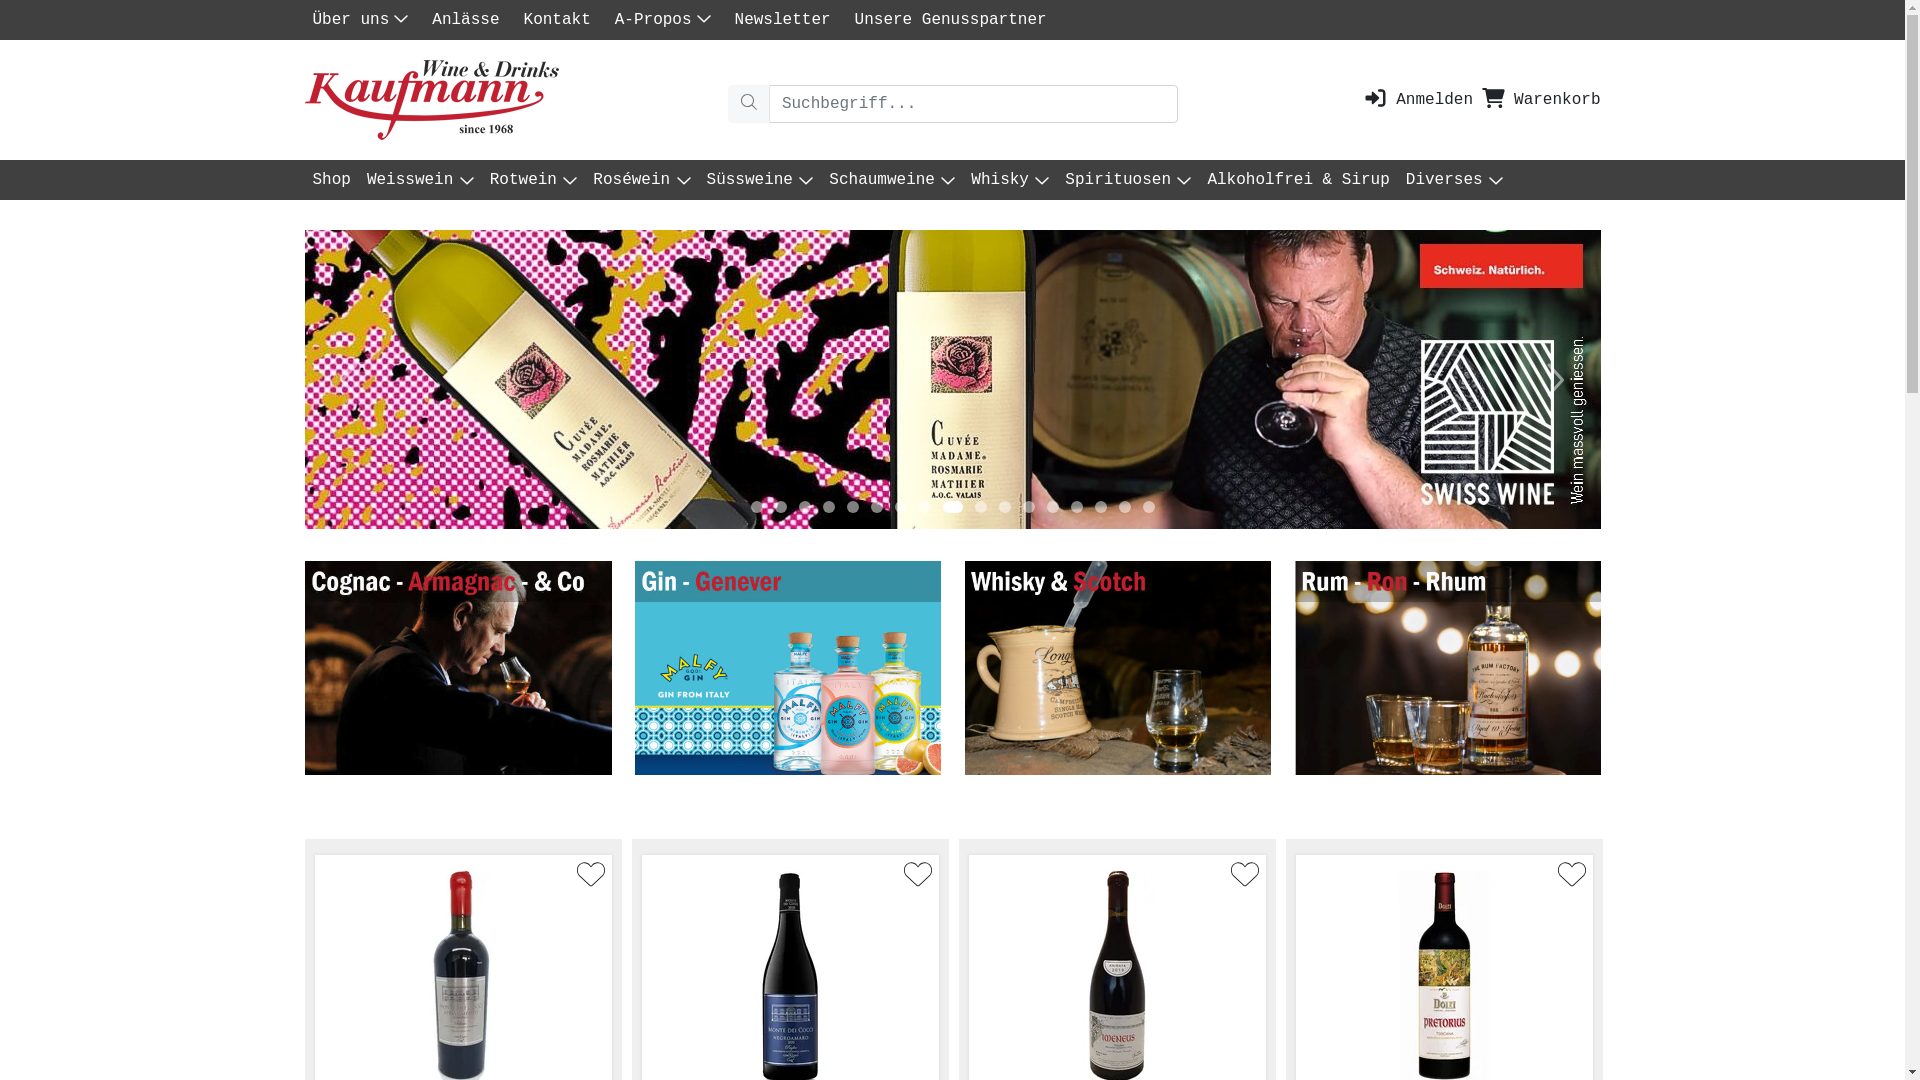  What do you see at coordinates (786, 19) in the screenshot?
I see `'Newsletter'` at bounding box center [786, 19].